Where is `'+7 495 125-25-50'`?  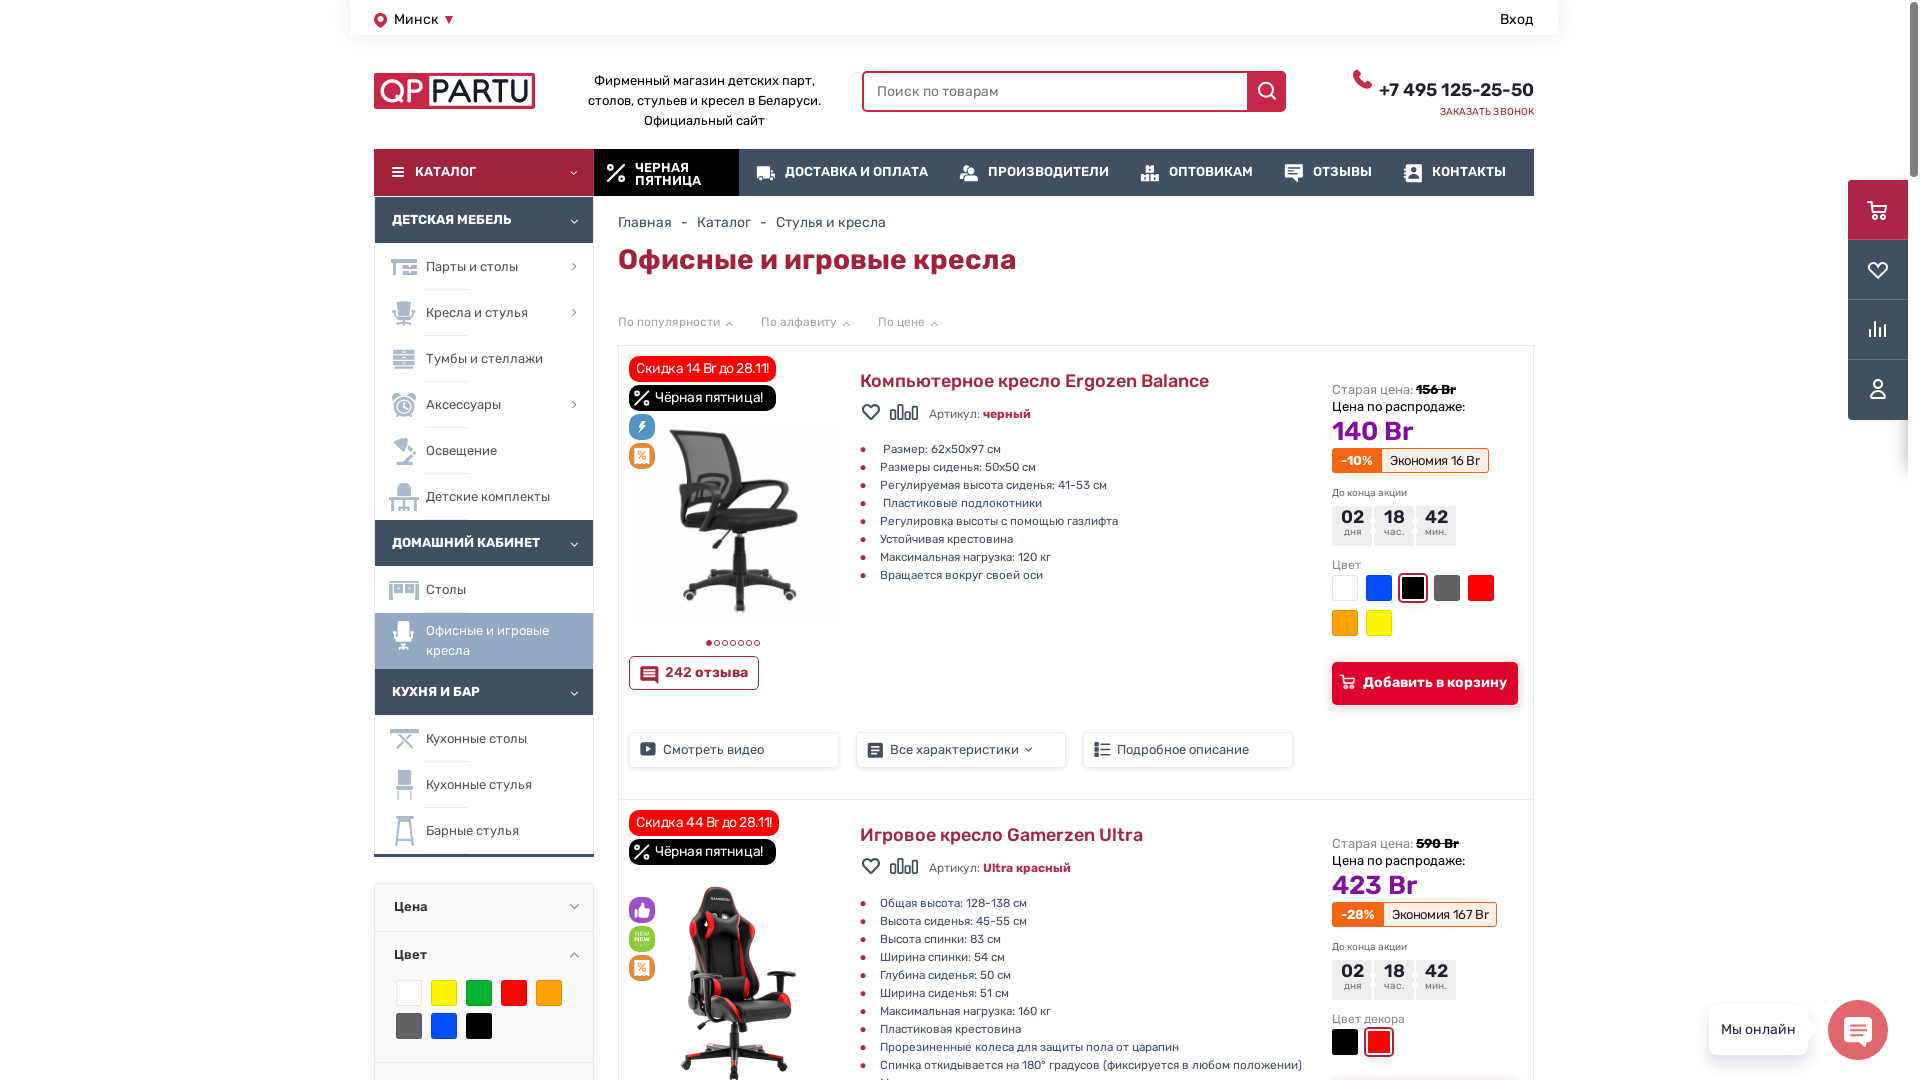
'+7 495 125-25-50' is located at coordinates (1456, 87).